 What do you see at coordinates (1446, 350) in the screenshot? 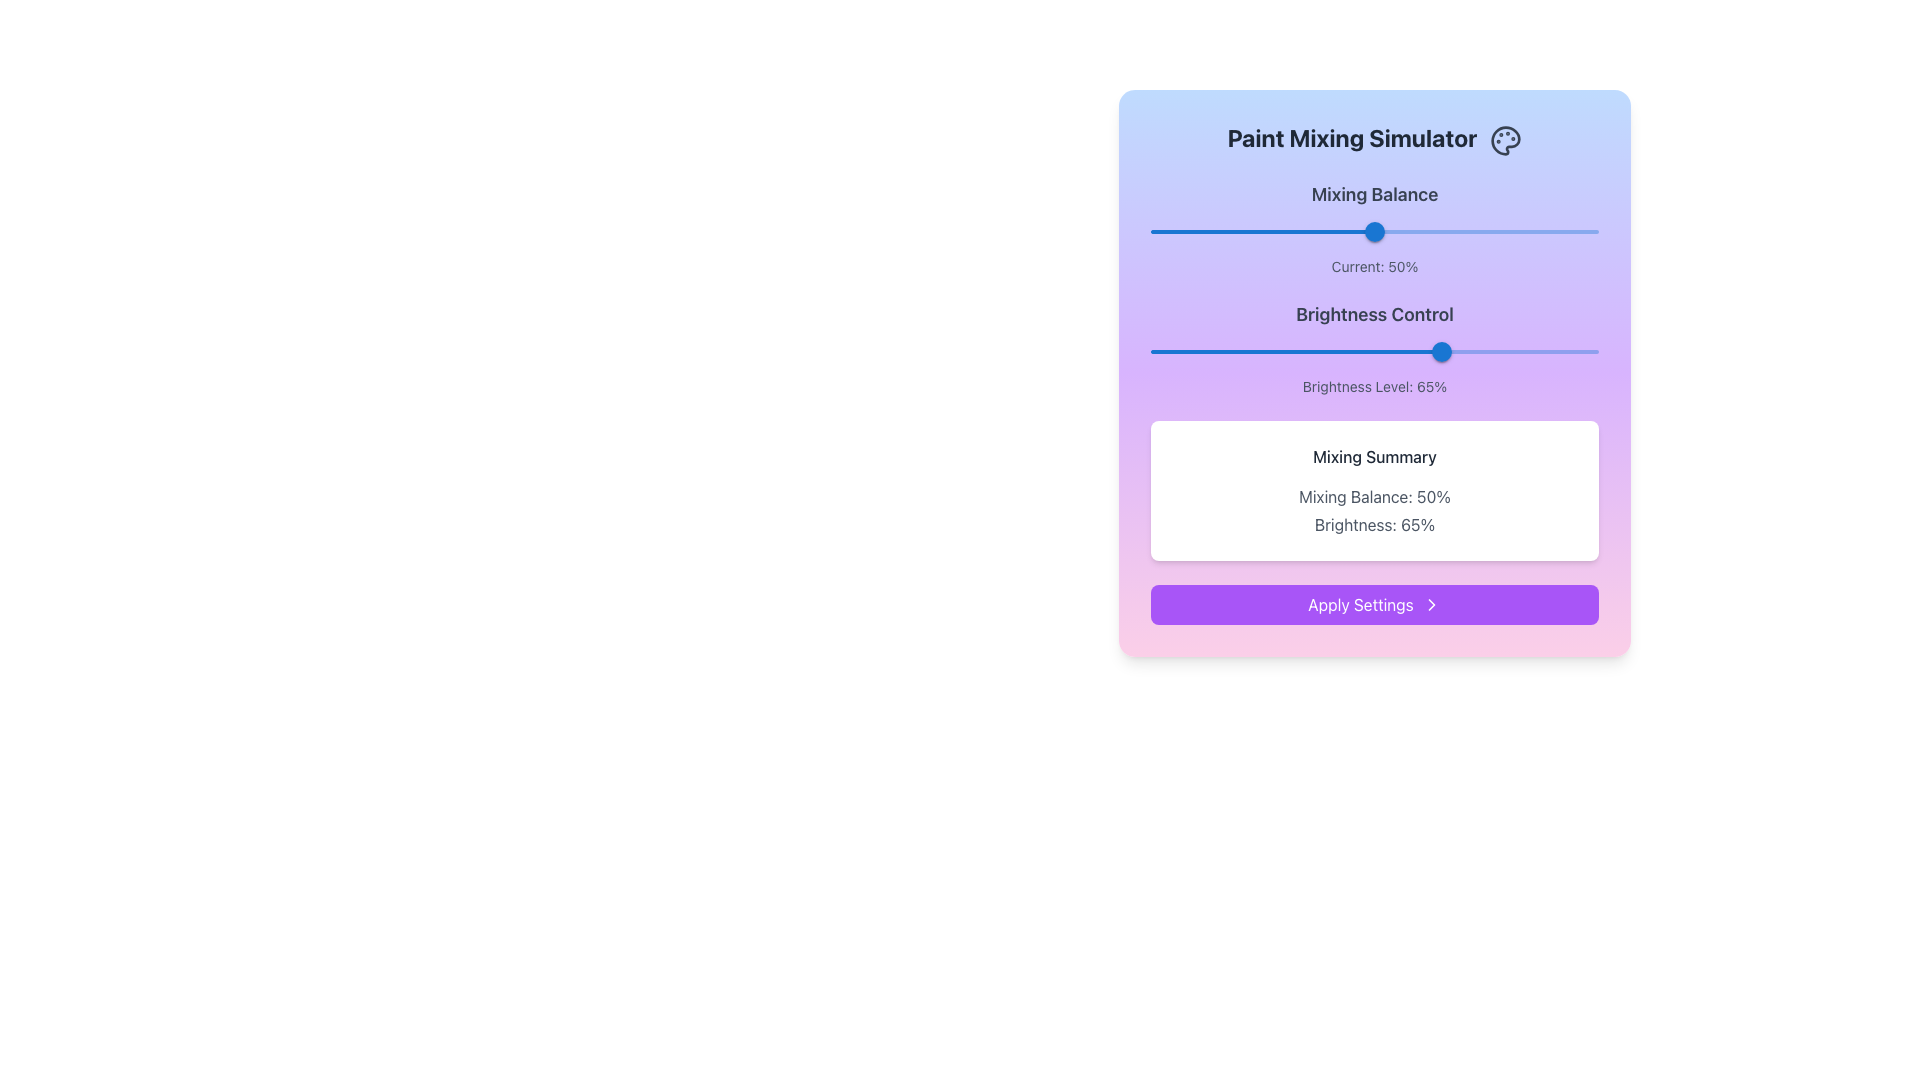
I see `brightness level` at bounding box center [1446, 350].